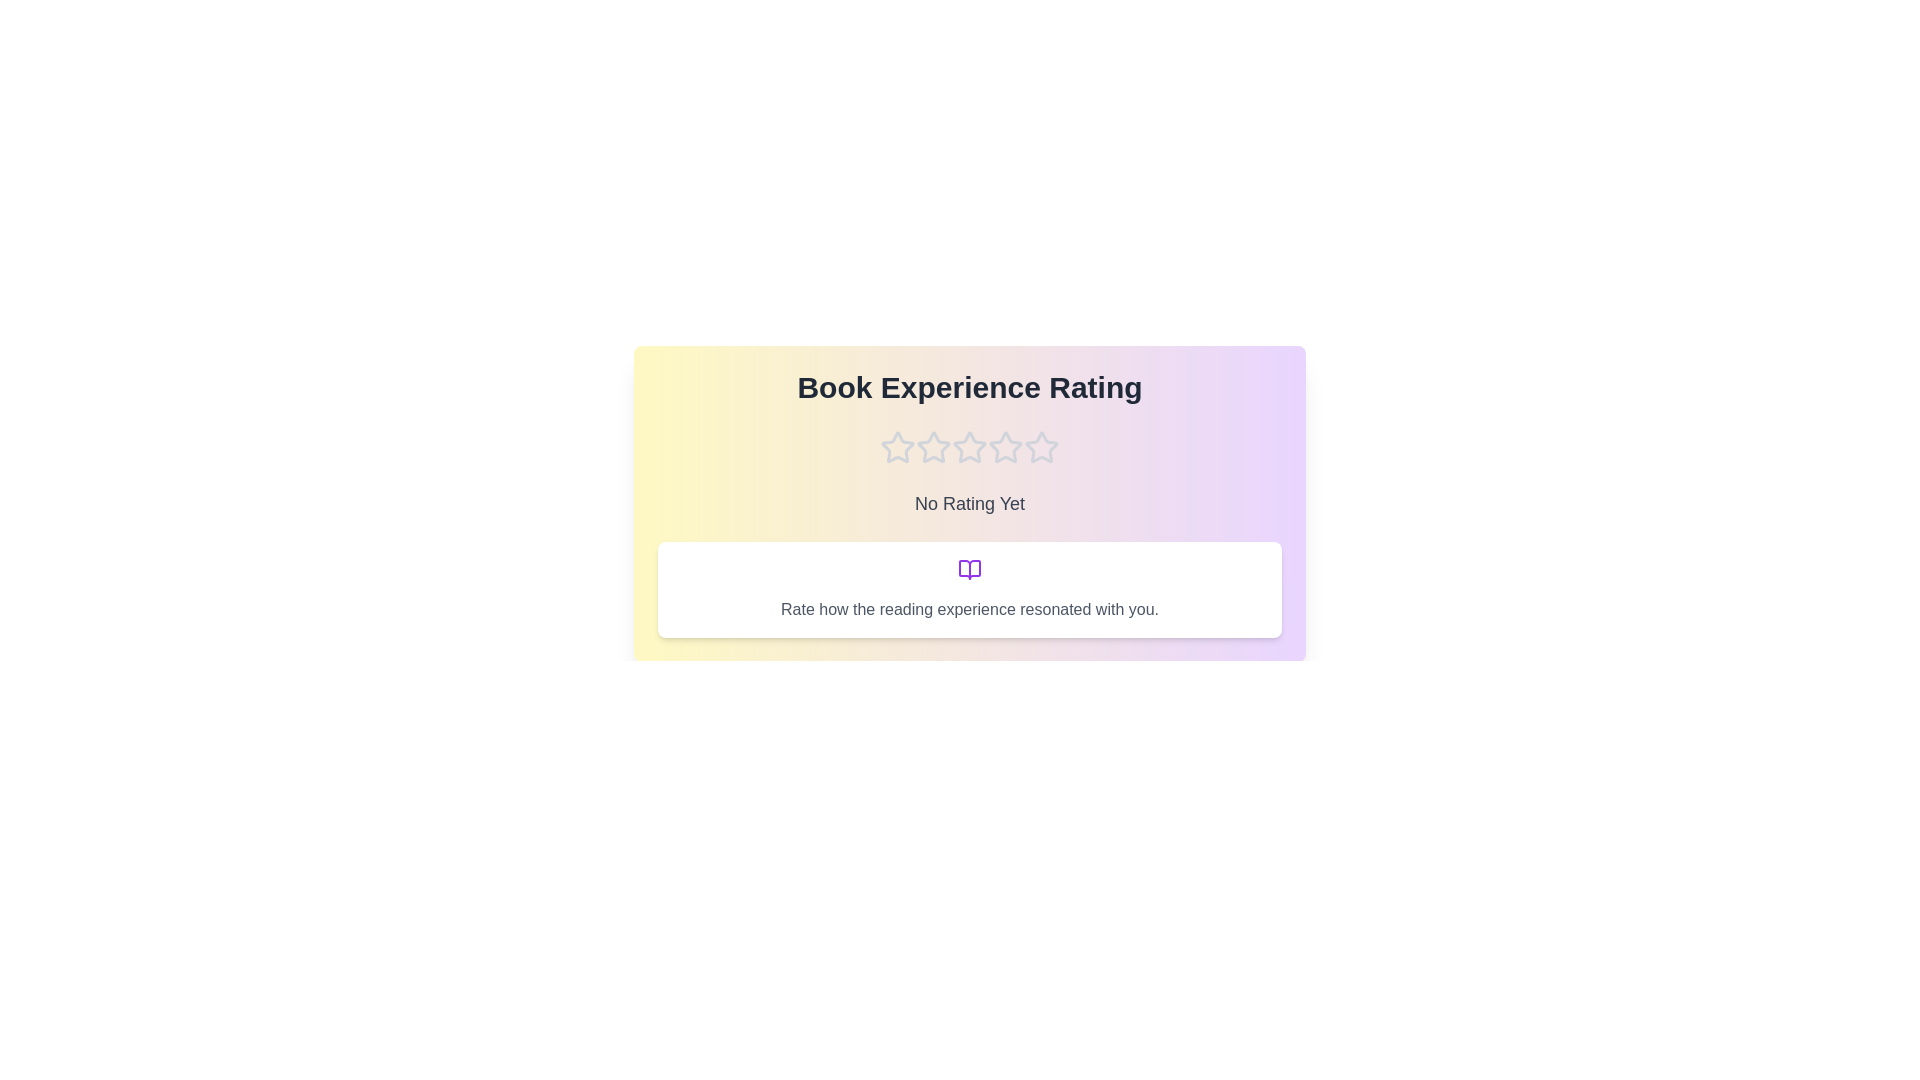 The width and height of the screenshot is (1920, 1080). I want to click on the star corresponding to 5 stars to preview the rating description, so click(1040, 446).